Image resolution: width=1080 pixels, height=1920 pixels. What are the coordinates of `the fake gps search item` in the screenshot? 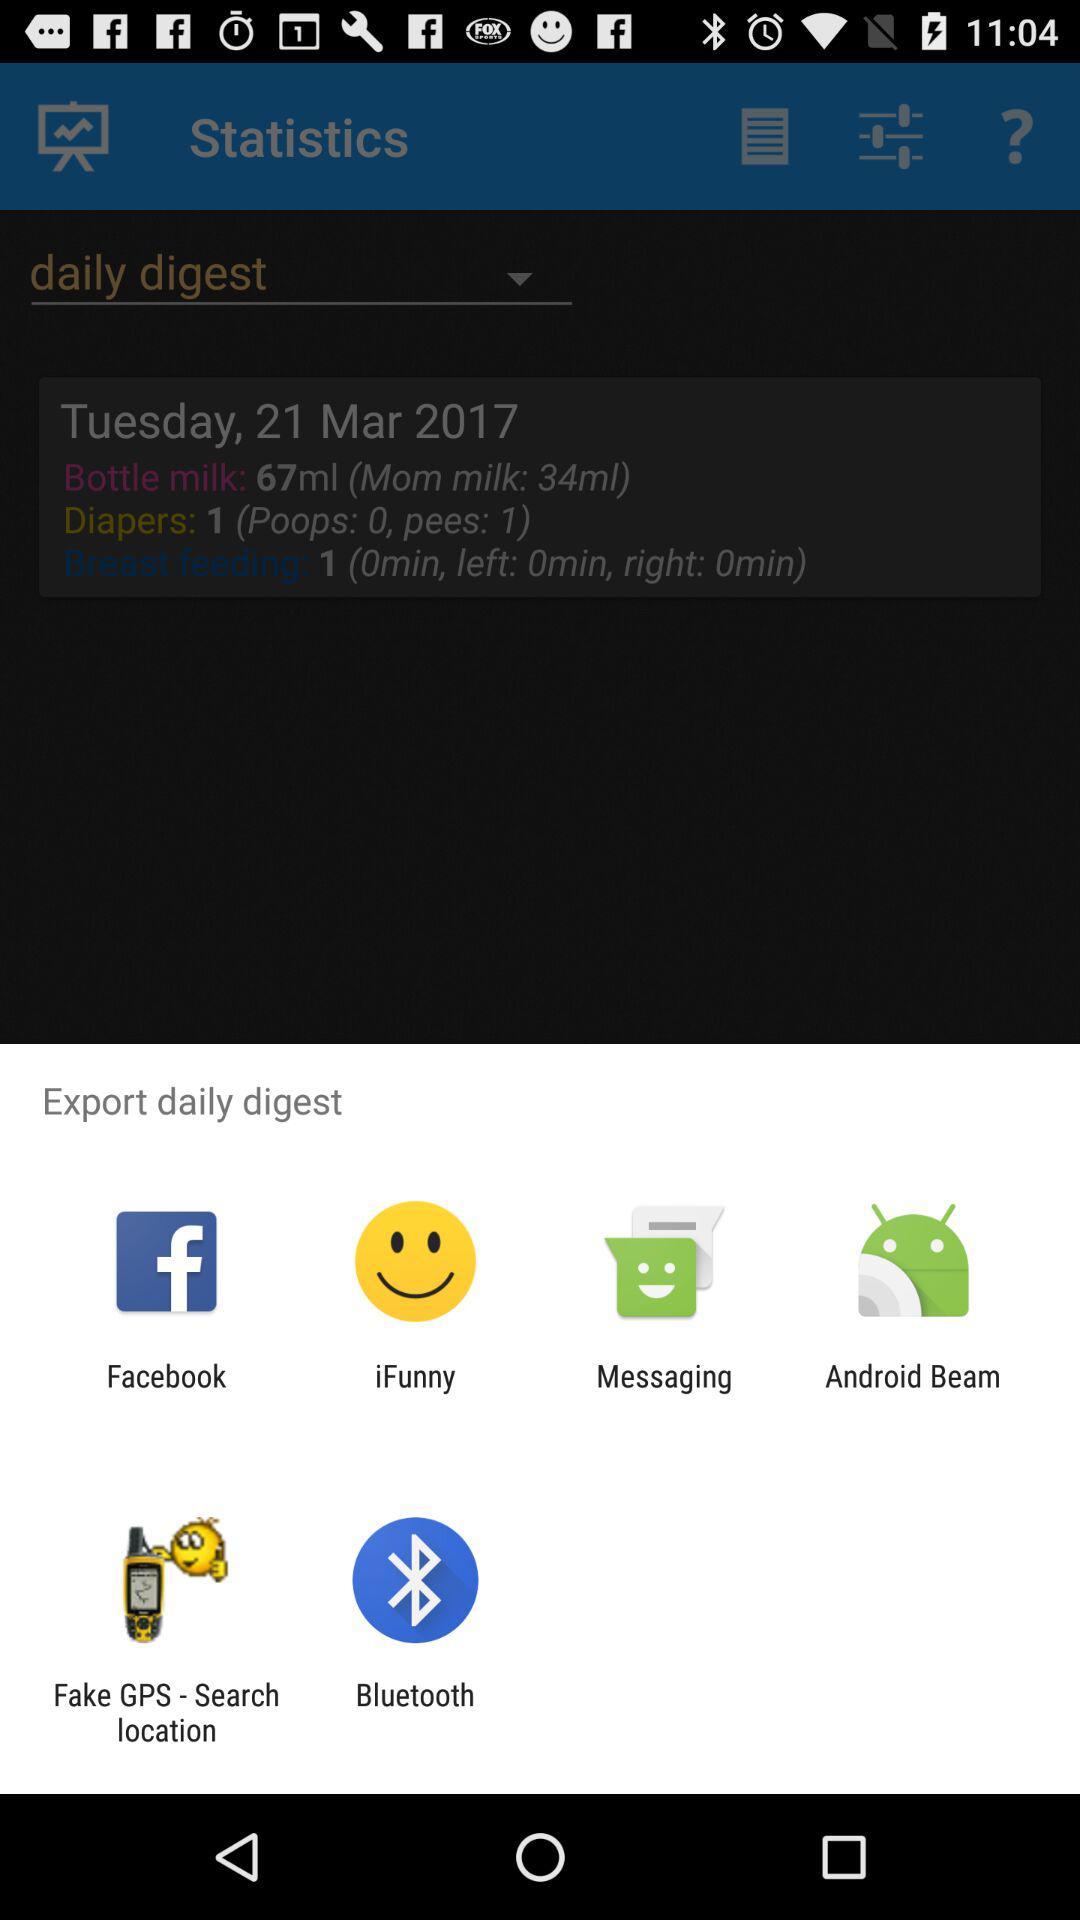 It's located at (165, 1711).